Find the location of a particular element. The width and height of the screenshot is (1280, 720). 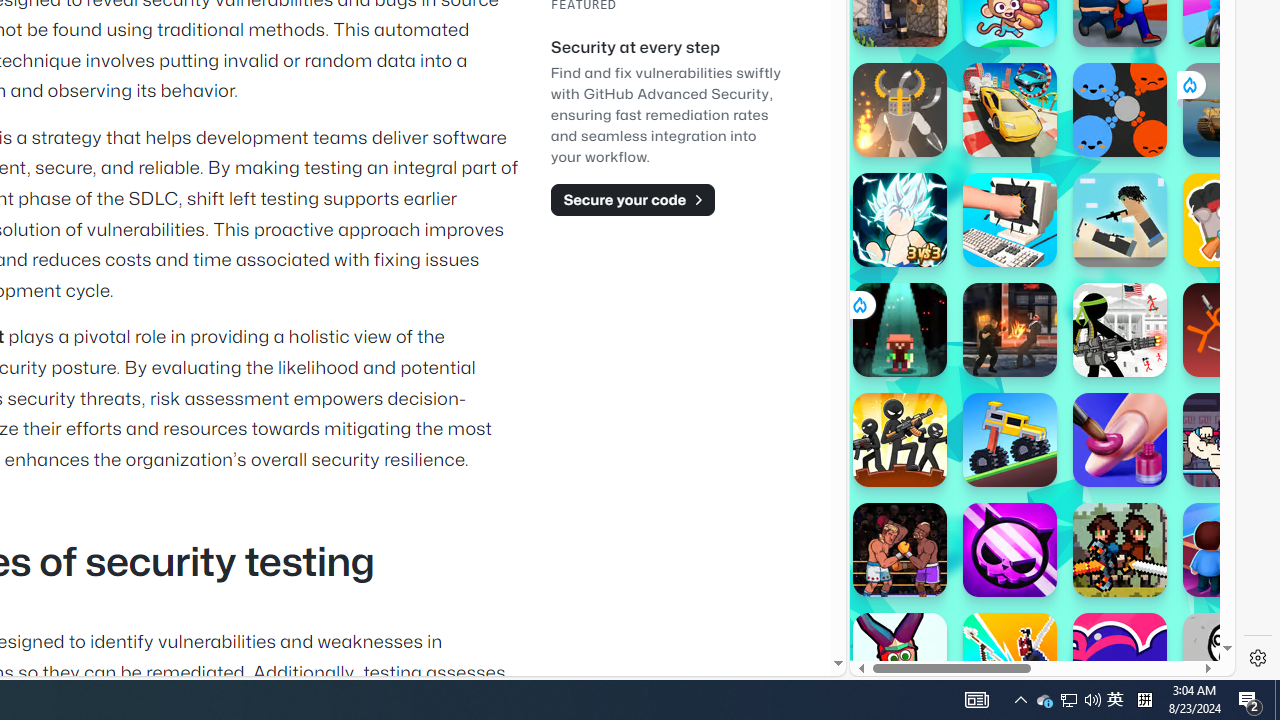

'Nails DIY: Manicure Master' is located at coordinates (1120, 438).